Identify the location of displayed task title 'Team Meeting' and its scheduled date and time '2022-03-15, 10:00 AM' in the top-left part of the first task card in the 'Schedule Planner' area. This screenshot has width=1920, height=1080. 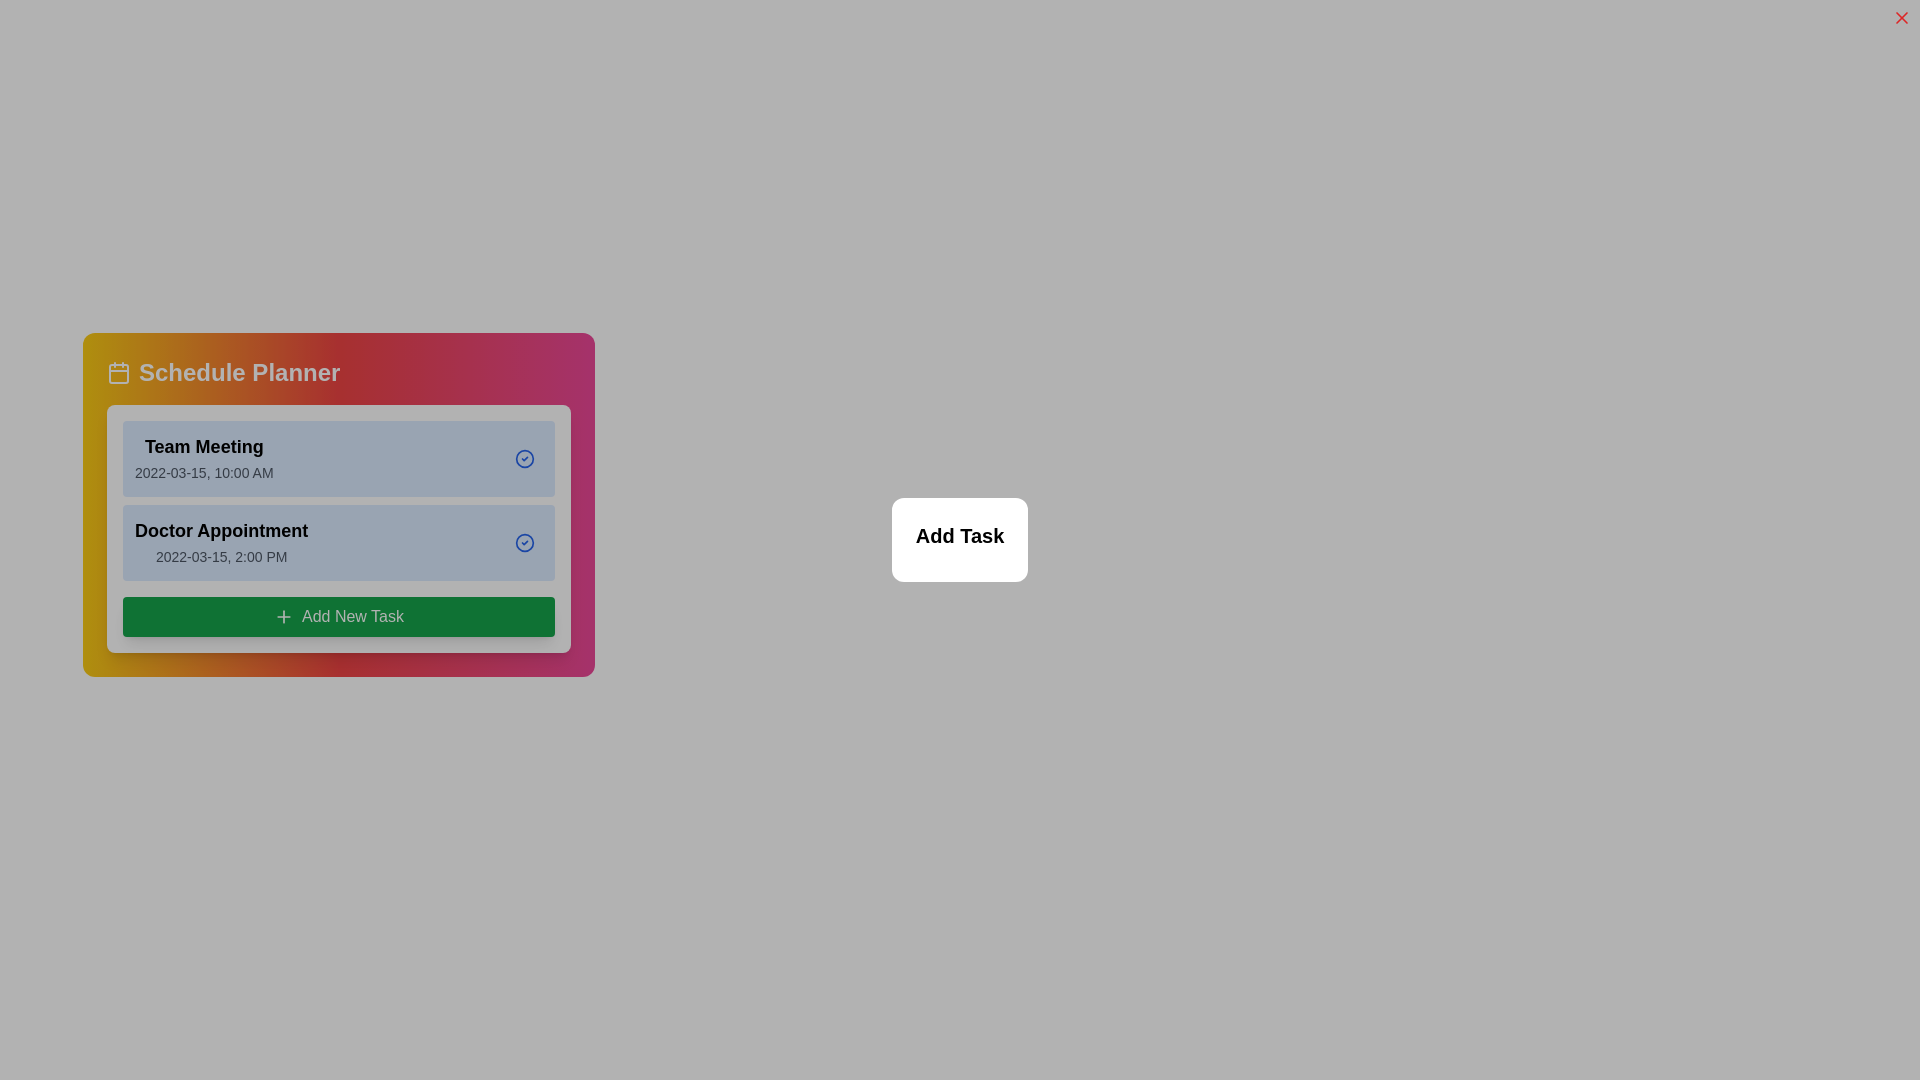
(204, 459).